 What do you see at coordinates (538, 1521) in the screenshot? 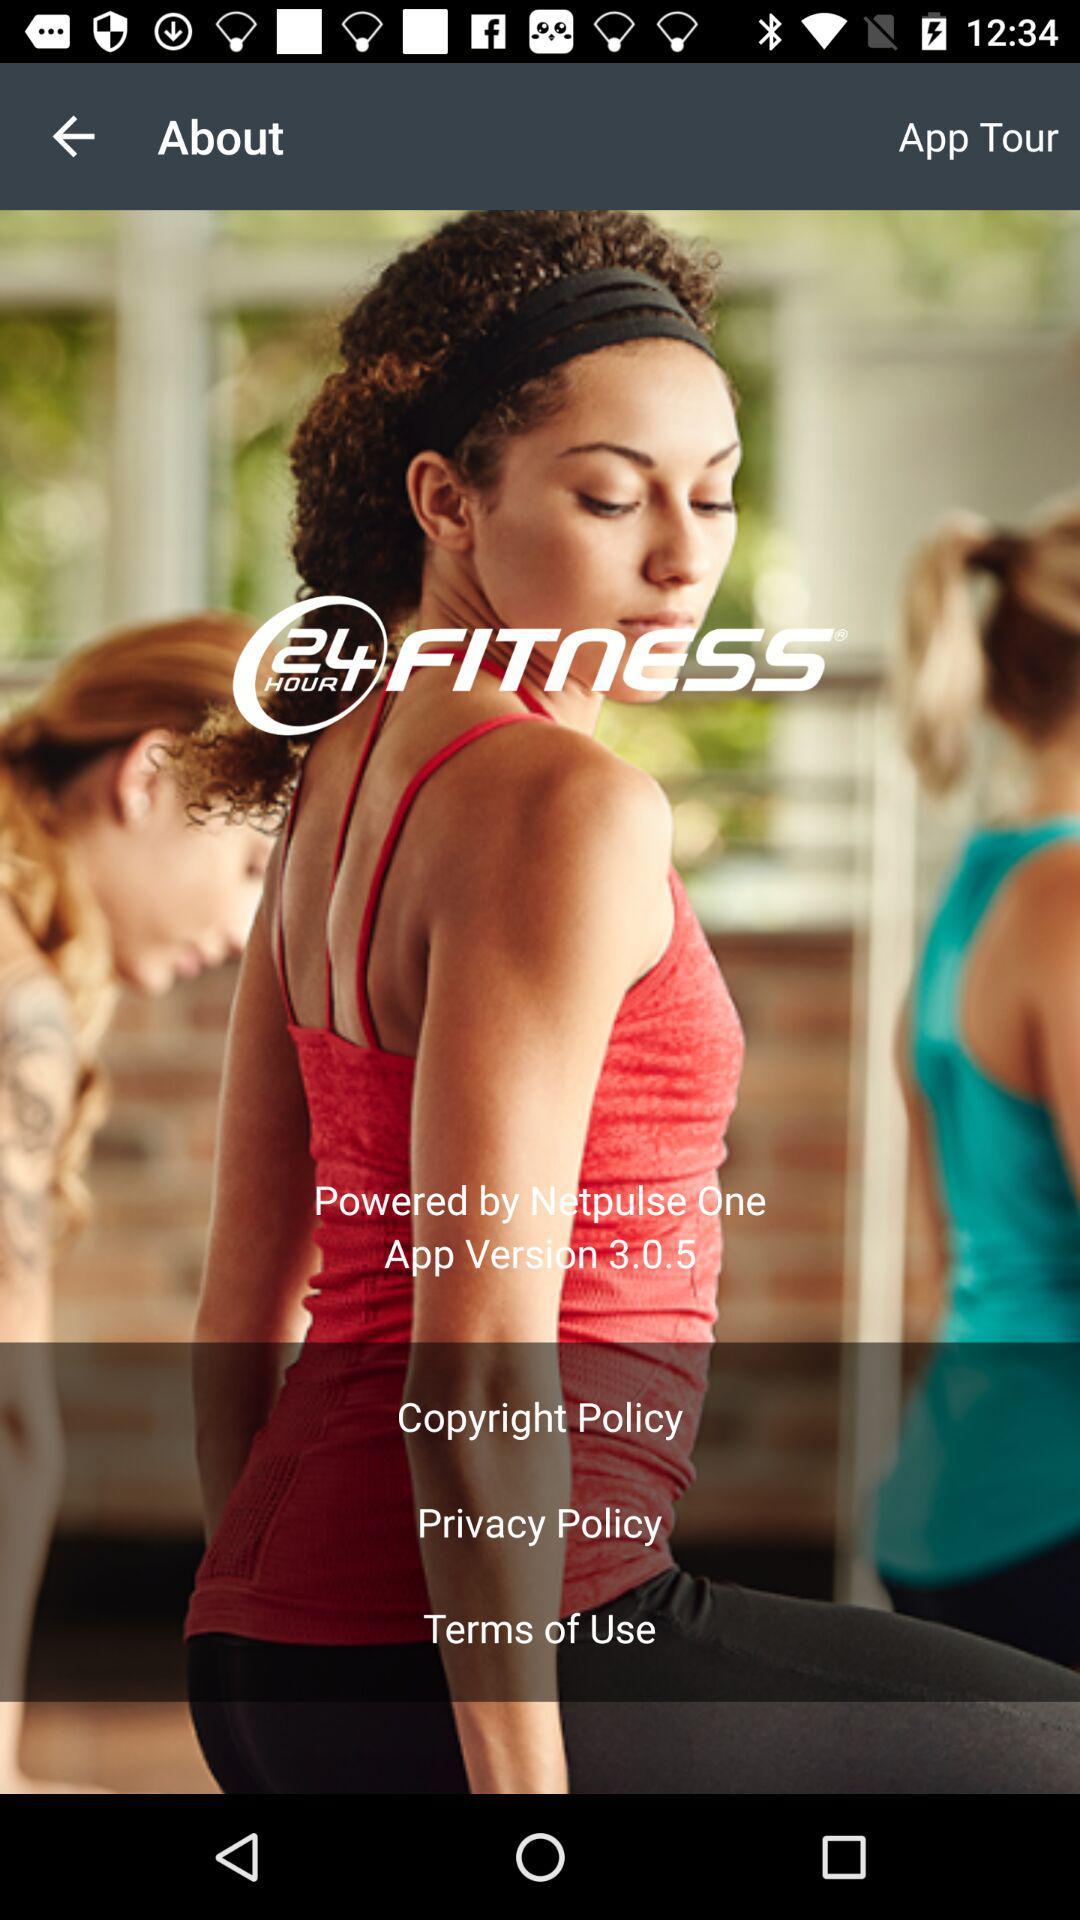
I see `item above terms of use icon` at bounding box center [538, 1521].